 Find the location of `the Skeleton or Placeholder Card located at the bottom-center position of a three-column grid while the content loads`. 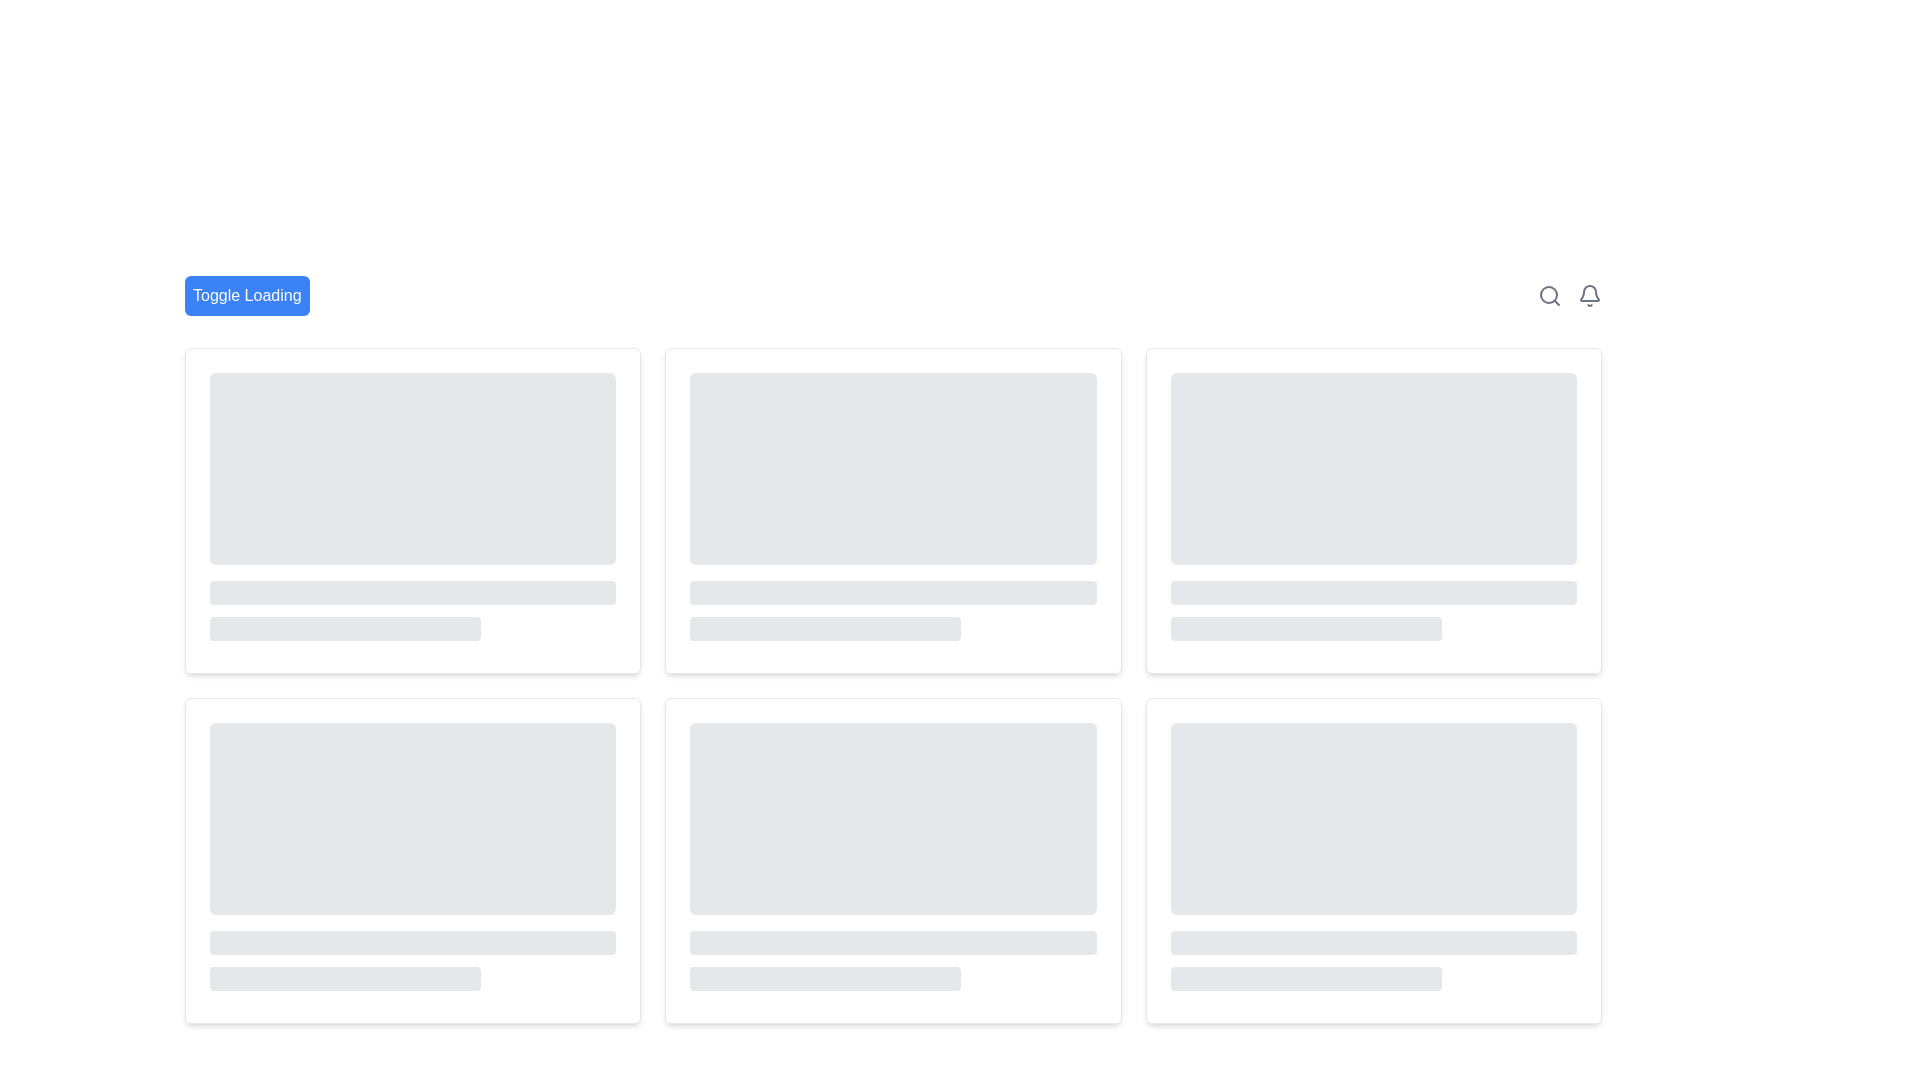

the Skeleton or Placeholder Card located at the bottom-center position of a three-column grid while the content loads is located at coordinates (892, 859).